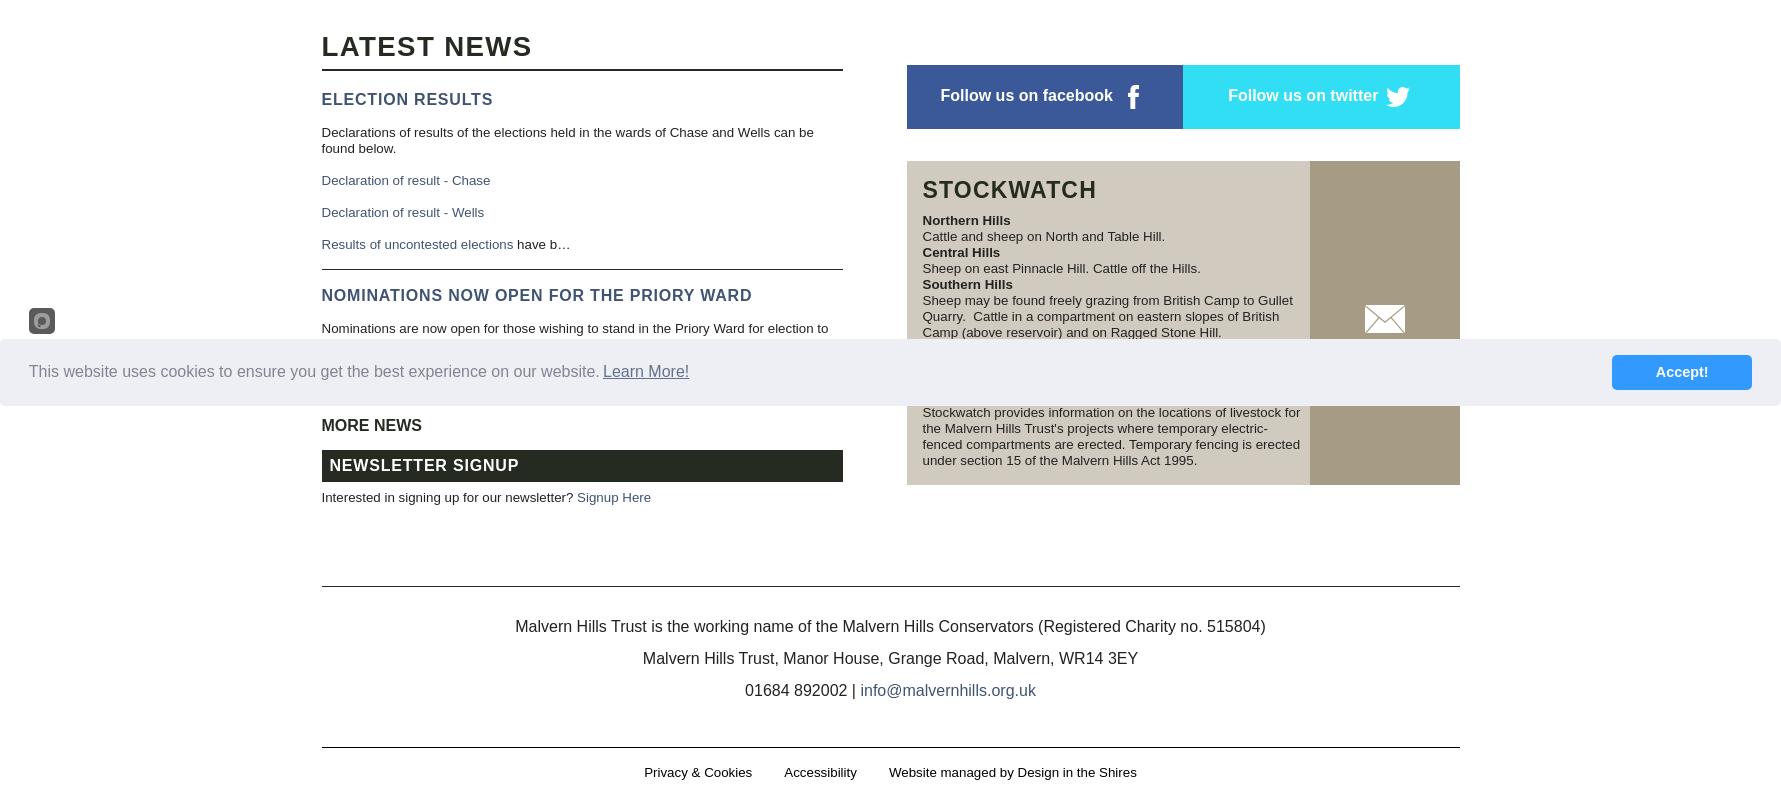  I want to click on 'info@malvernhills.org.uk', so click(860, 689).